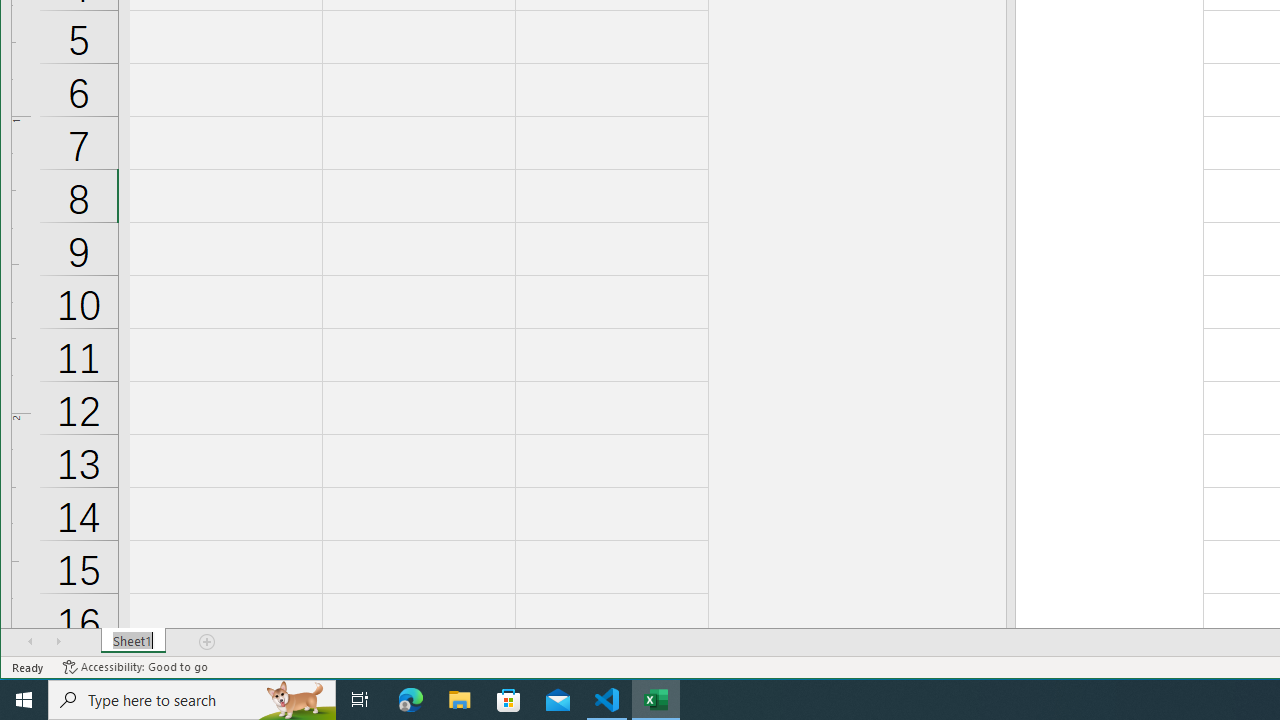 The image size is (1280, 720). I want to click on 'Microsoft Edge', so click(410, 698).